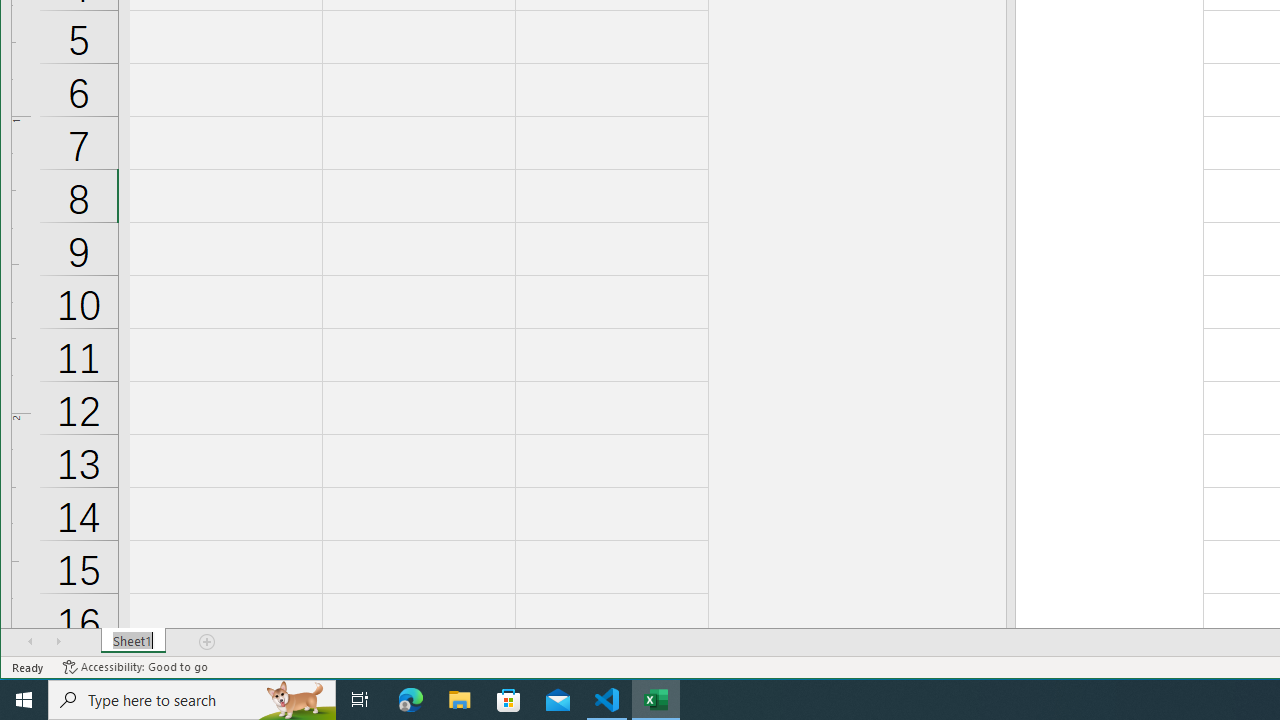 The image size is (1280, 720). I want to click on 'Microsoft Edge', so click(410, 698).